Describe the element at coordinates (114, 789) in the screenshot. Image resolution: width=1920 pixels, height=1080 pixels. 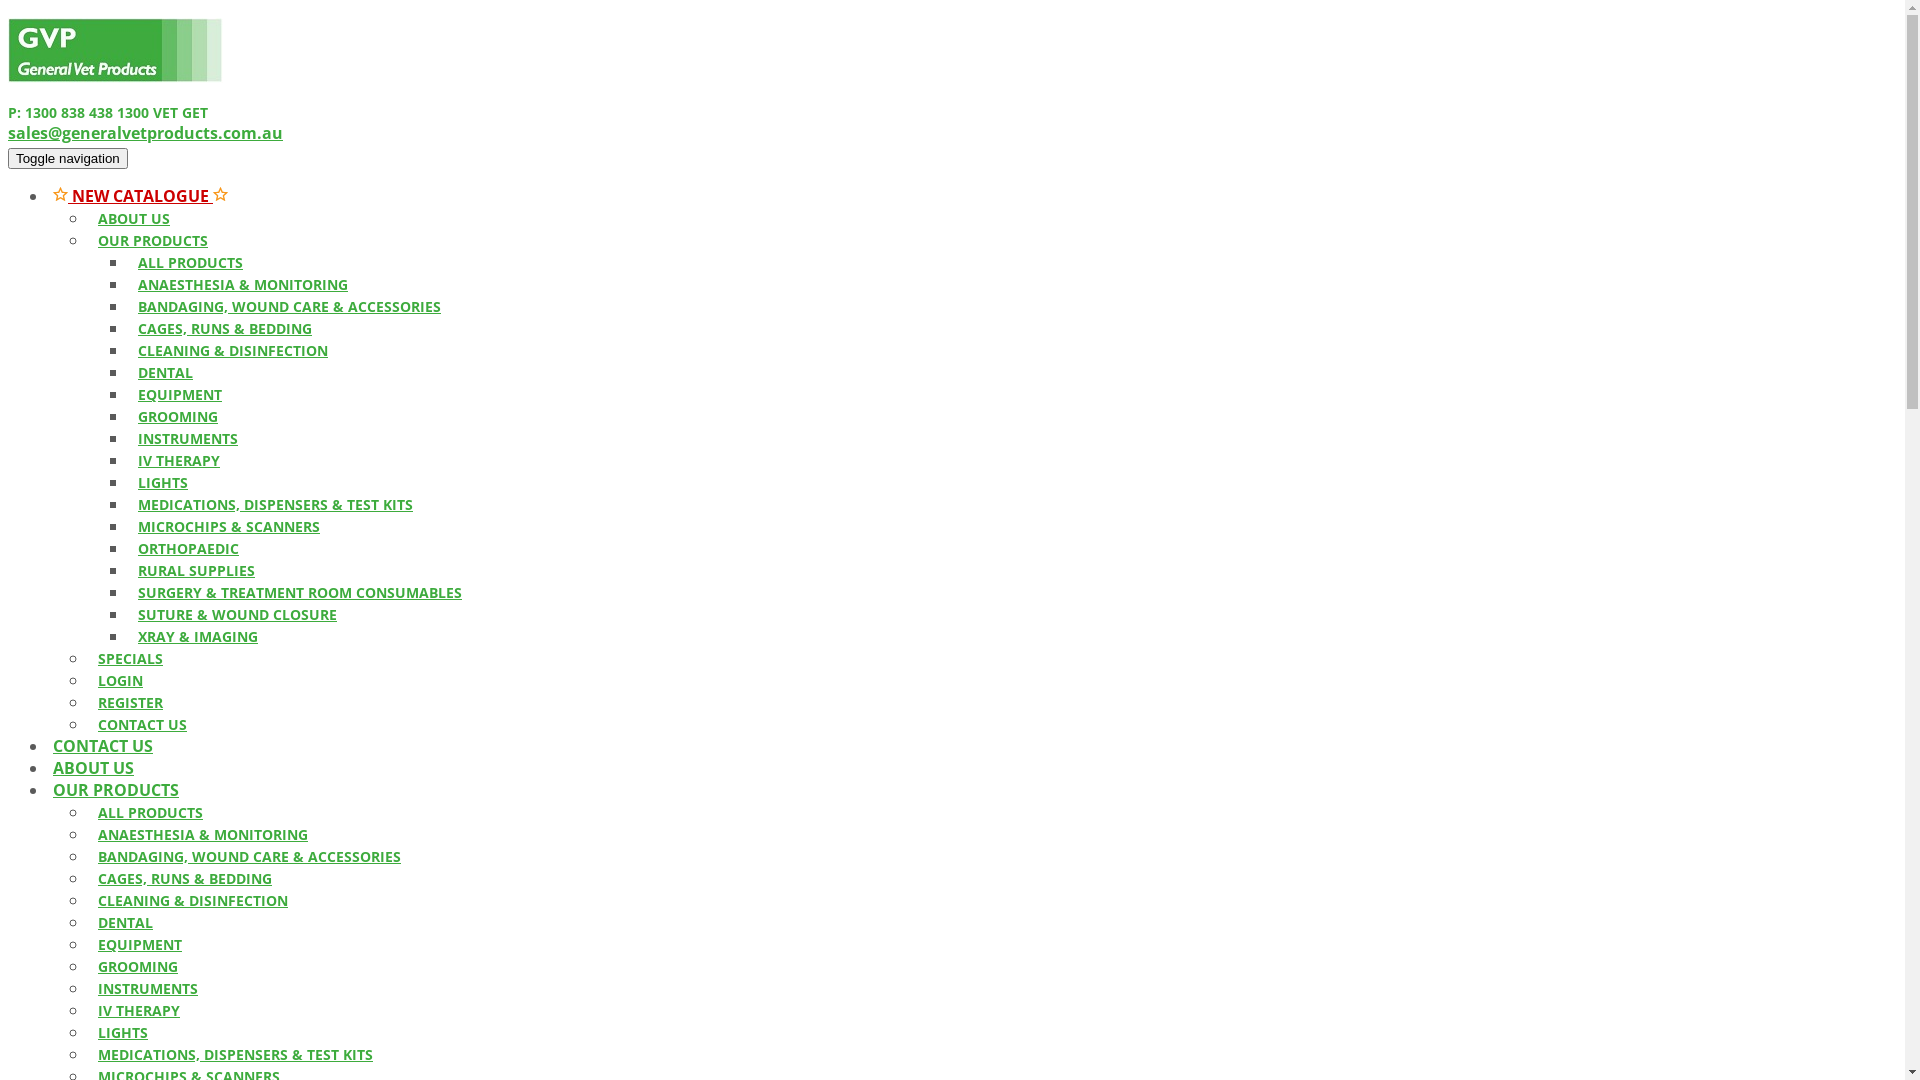
I see `'OUR PRODUCTS'` at that location.